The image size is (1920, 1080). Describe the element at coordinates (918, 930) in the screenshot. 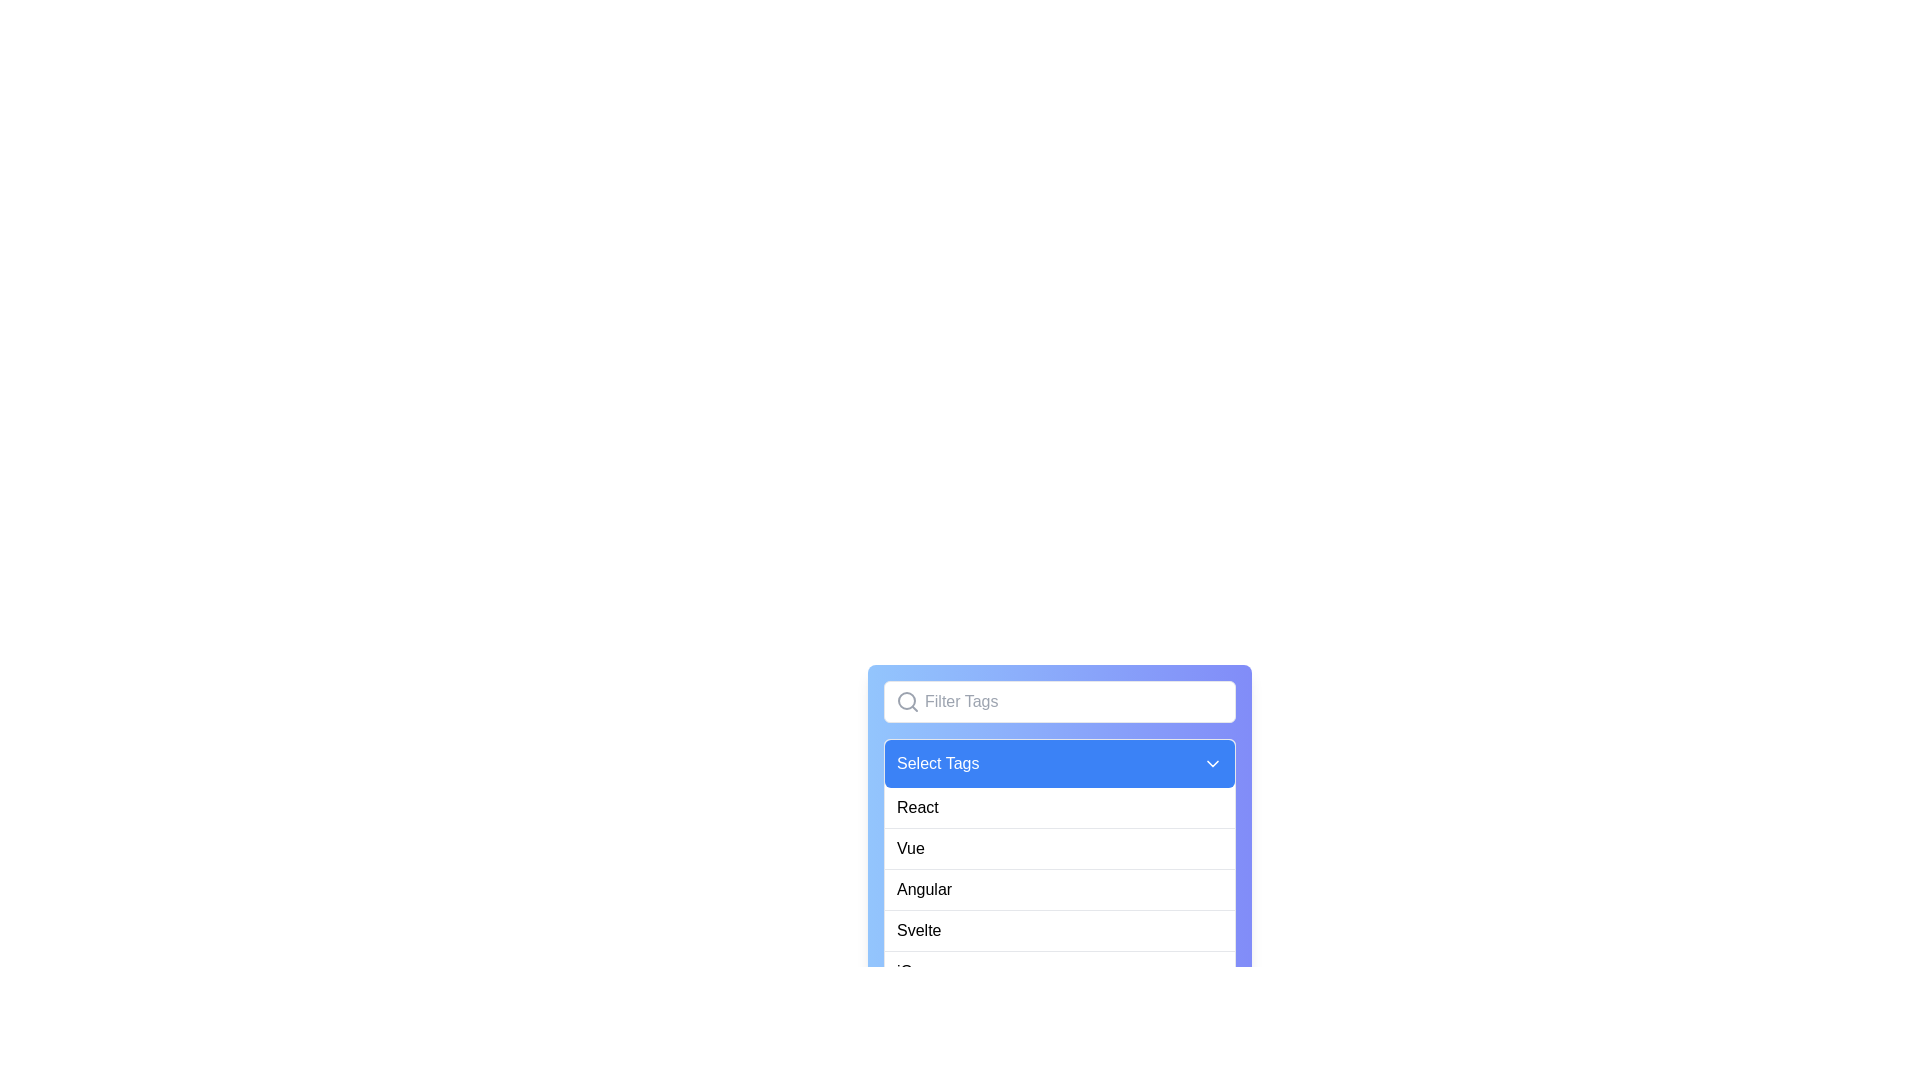

I see `the text label displaying 'Svelte'` at that location.